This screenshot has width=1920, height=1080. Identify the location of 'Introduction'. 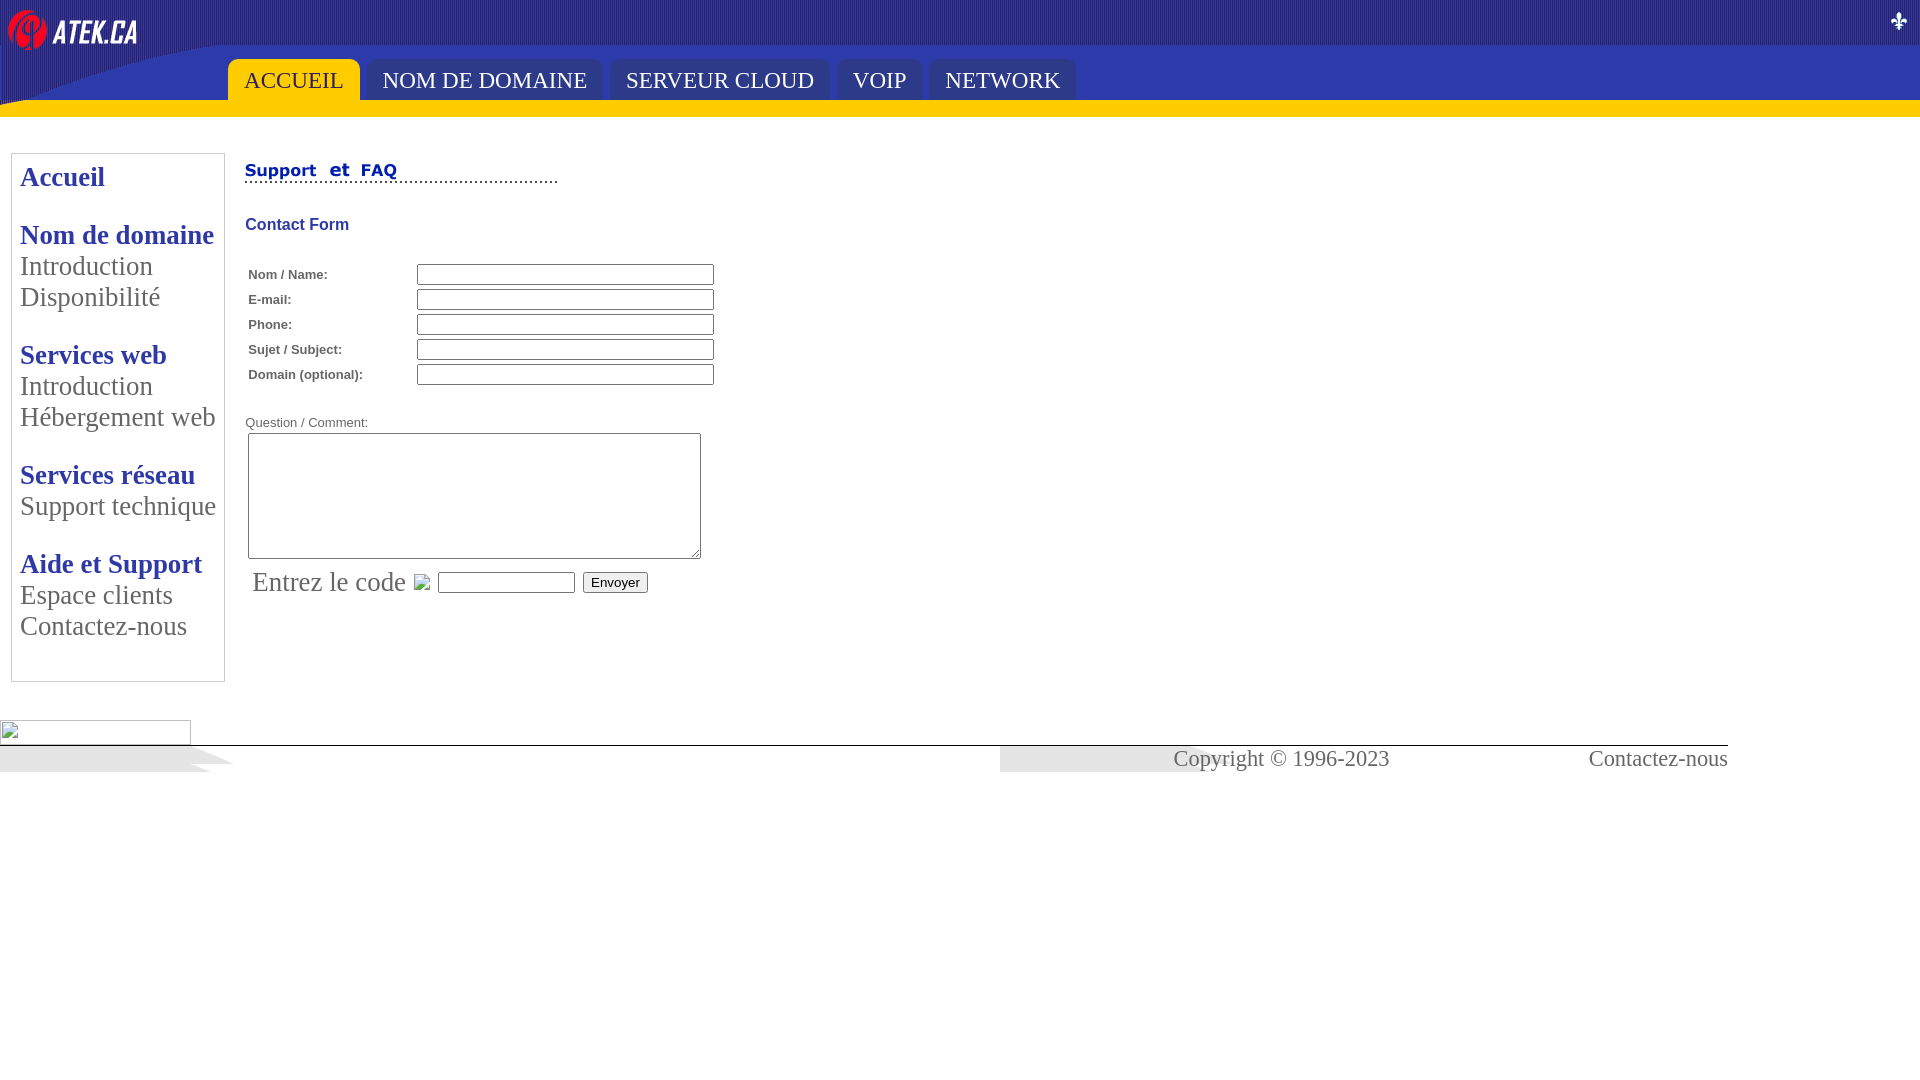
(85, 265).